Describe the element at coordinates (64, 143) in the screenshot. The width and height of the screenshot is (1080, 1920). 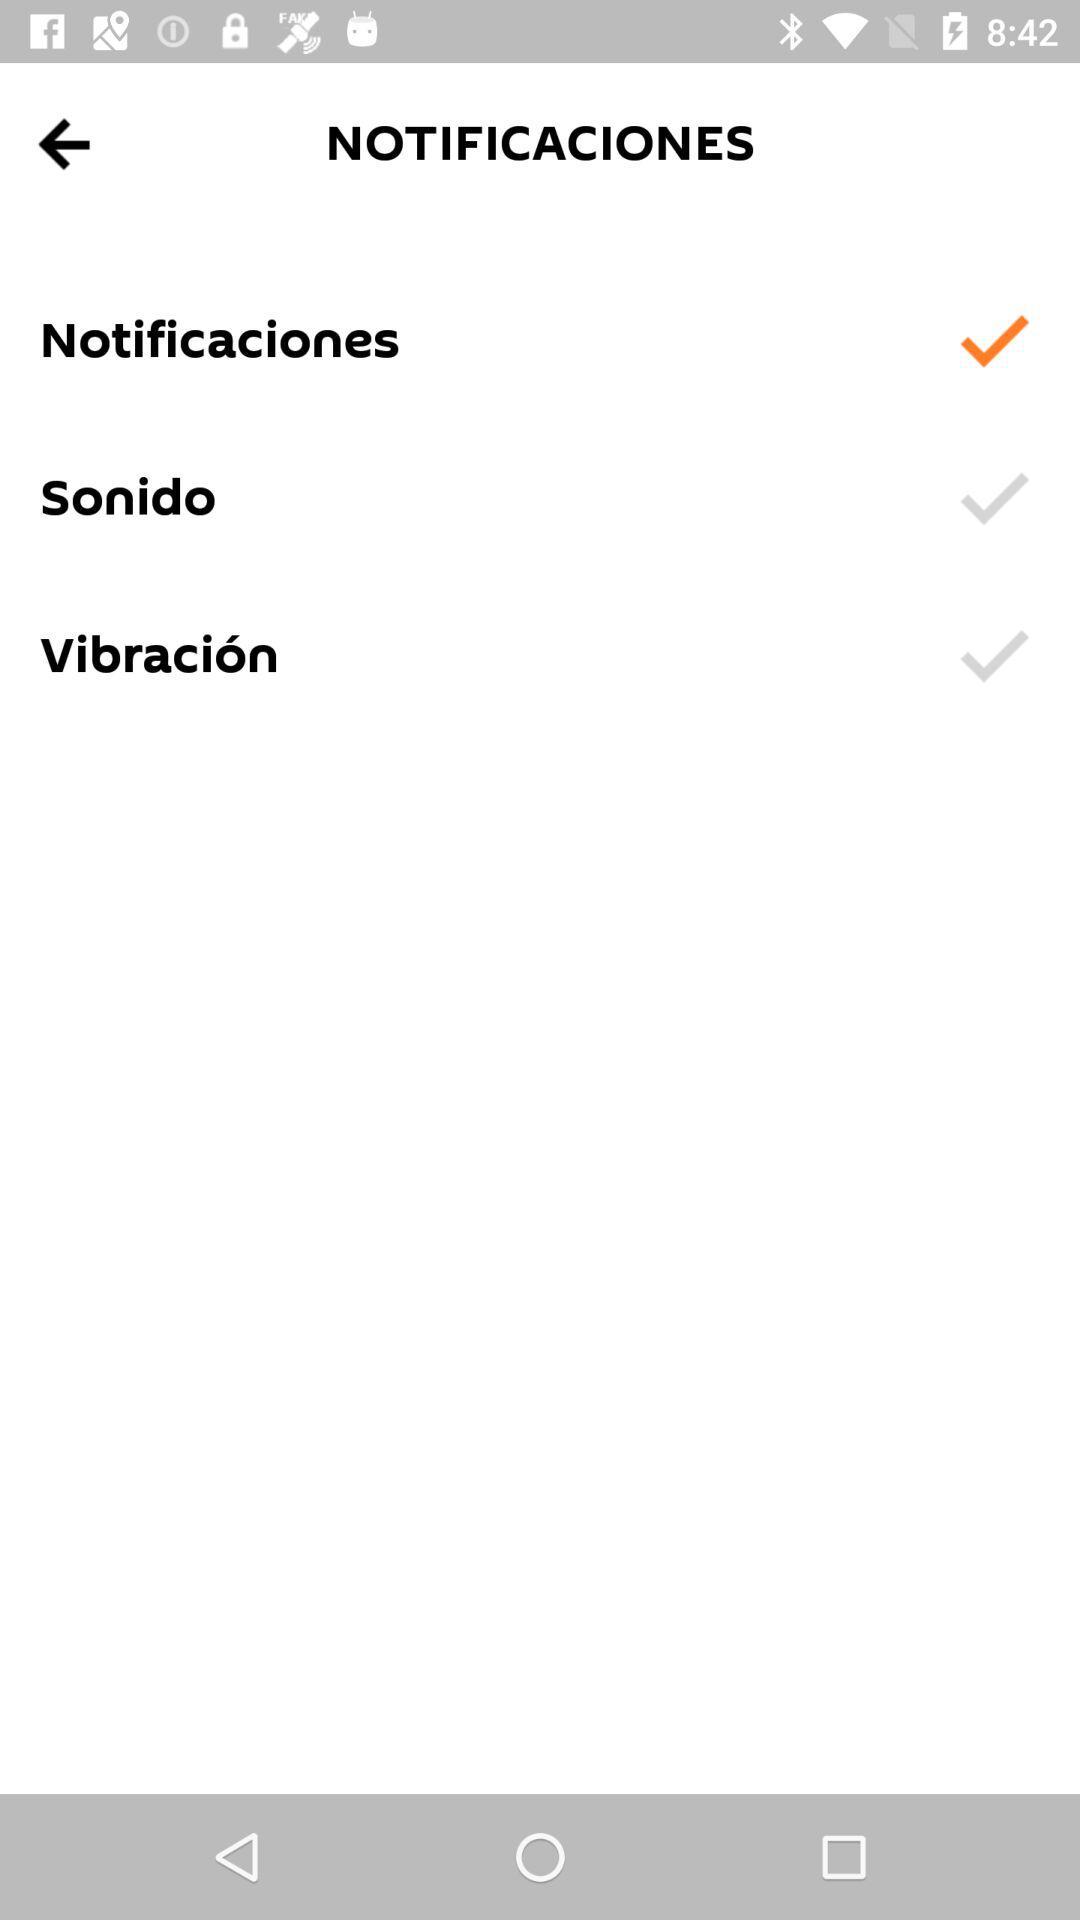
I see `the app above notificaciones` at that location.